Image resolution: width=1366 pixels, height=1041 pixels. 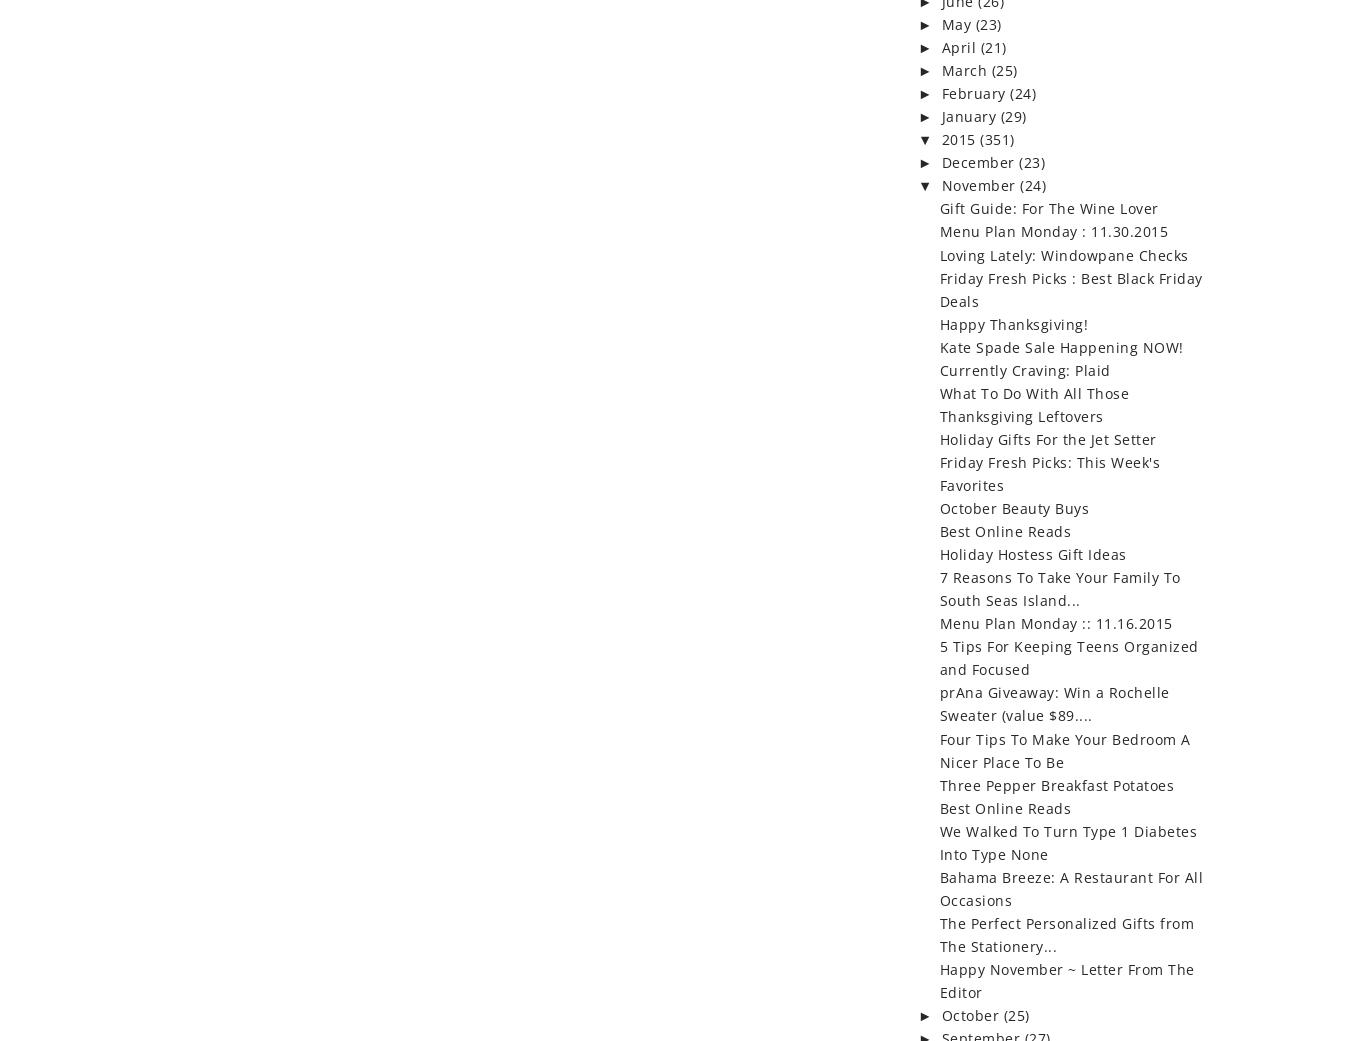 I want to click on 'November', so click(x=980, y=185).